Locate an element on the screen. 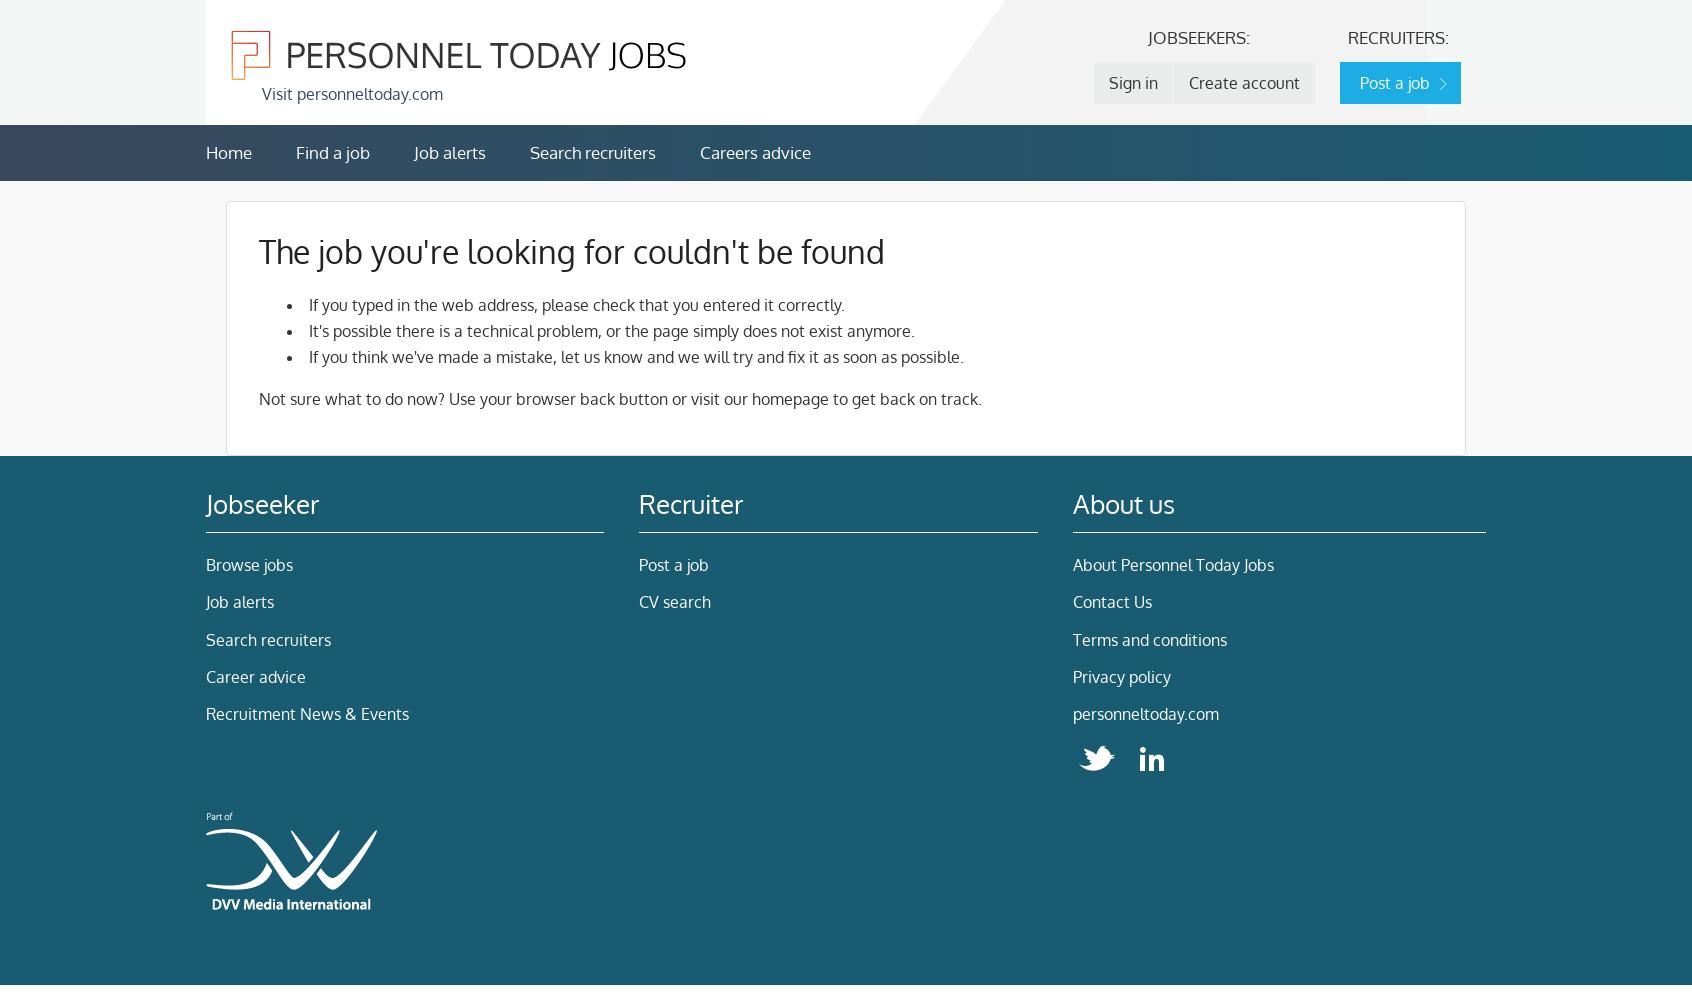 This screenshot has width=1692, height=1000. 'to get back on track.' is located at coordinates (904, 399).